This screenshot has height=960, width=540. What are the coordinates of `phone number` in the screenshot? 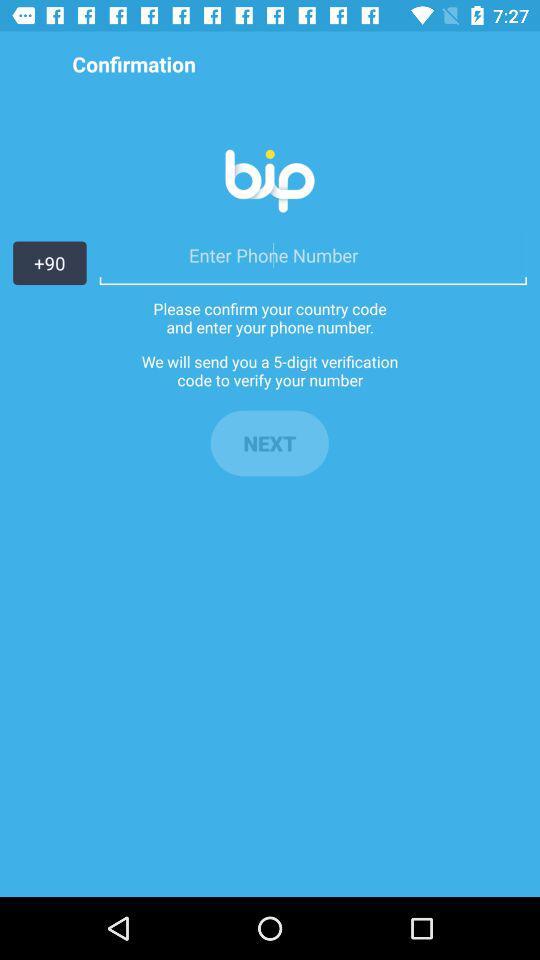 It's located at (313, 254).